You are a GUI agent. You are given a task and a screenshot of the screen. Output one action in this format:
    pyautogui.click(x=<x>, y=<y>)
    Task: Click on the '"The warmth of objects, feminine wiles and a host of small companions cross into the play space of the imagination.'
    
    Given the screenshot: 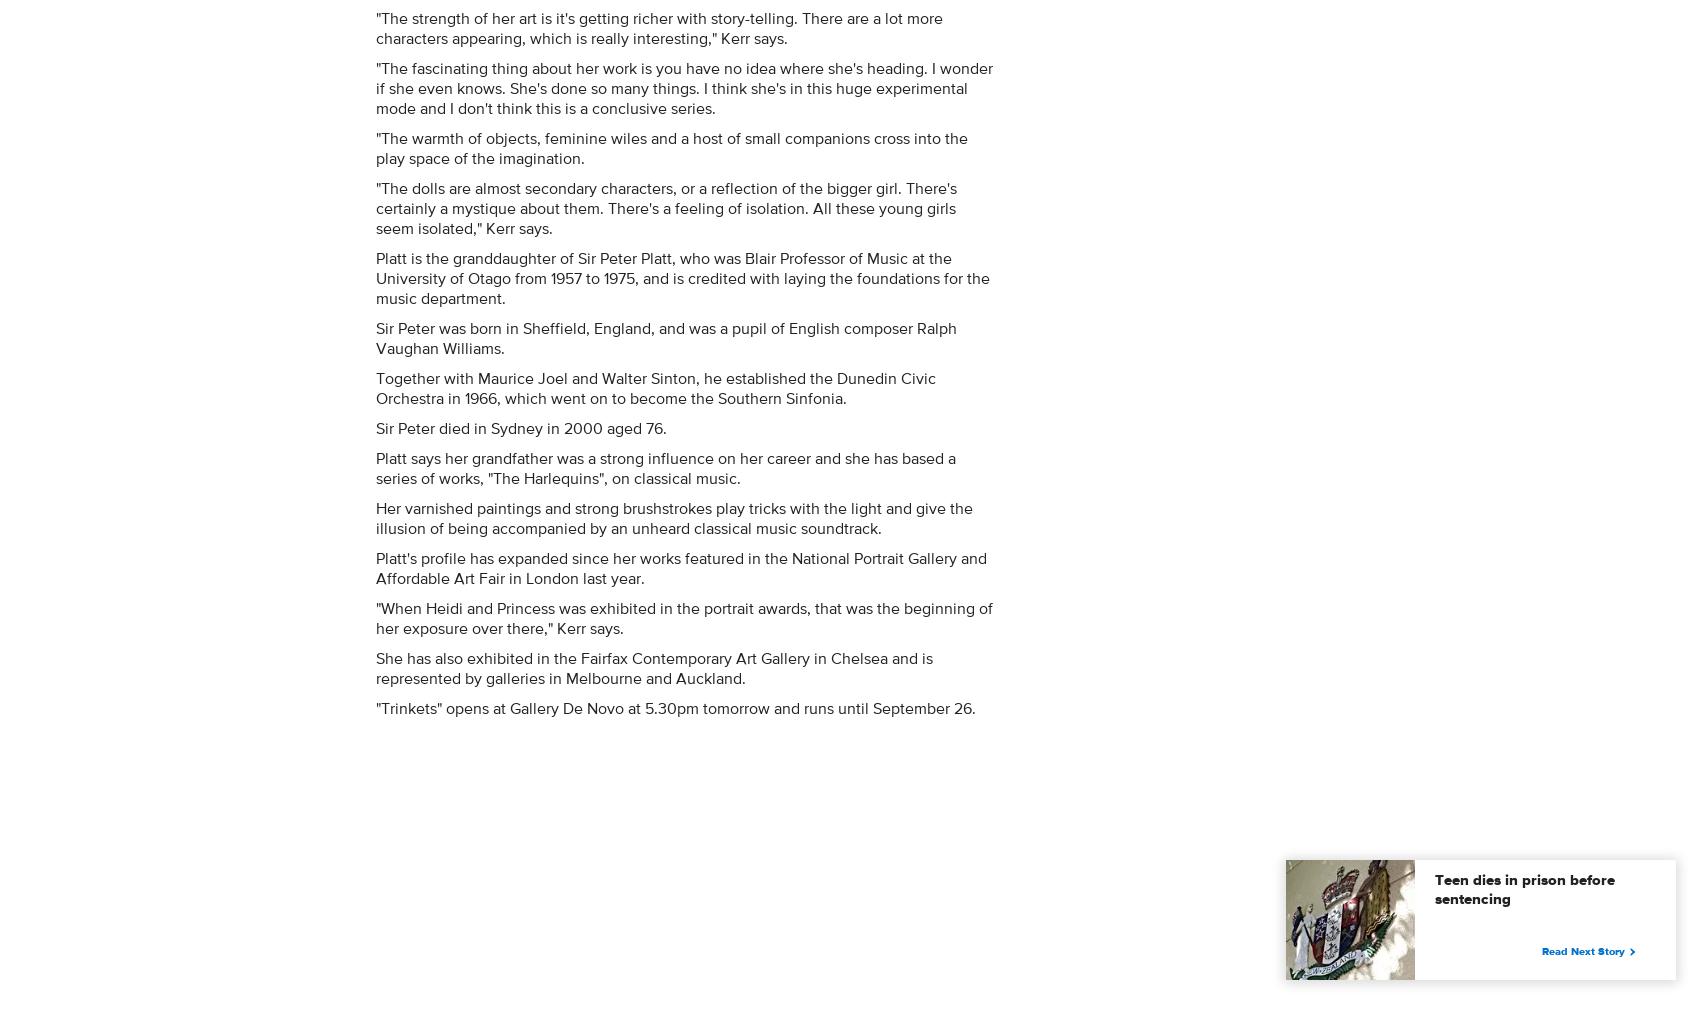 What is the action you would take?
    pyautogui.click(x=672, y=146)
    